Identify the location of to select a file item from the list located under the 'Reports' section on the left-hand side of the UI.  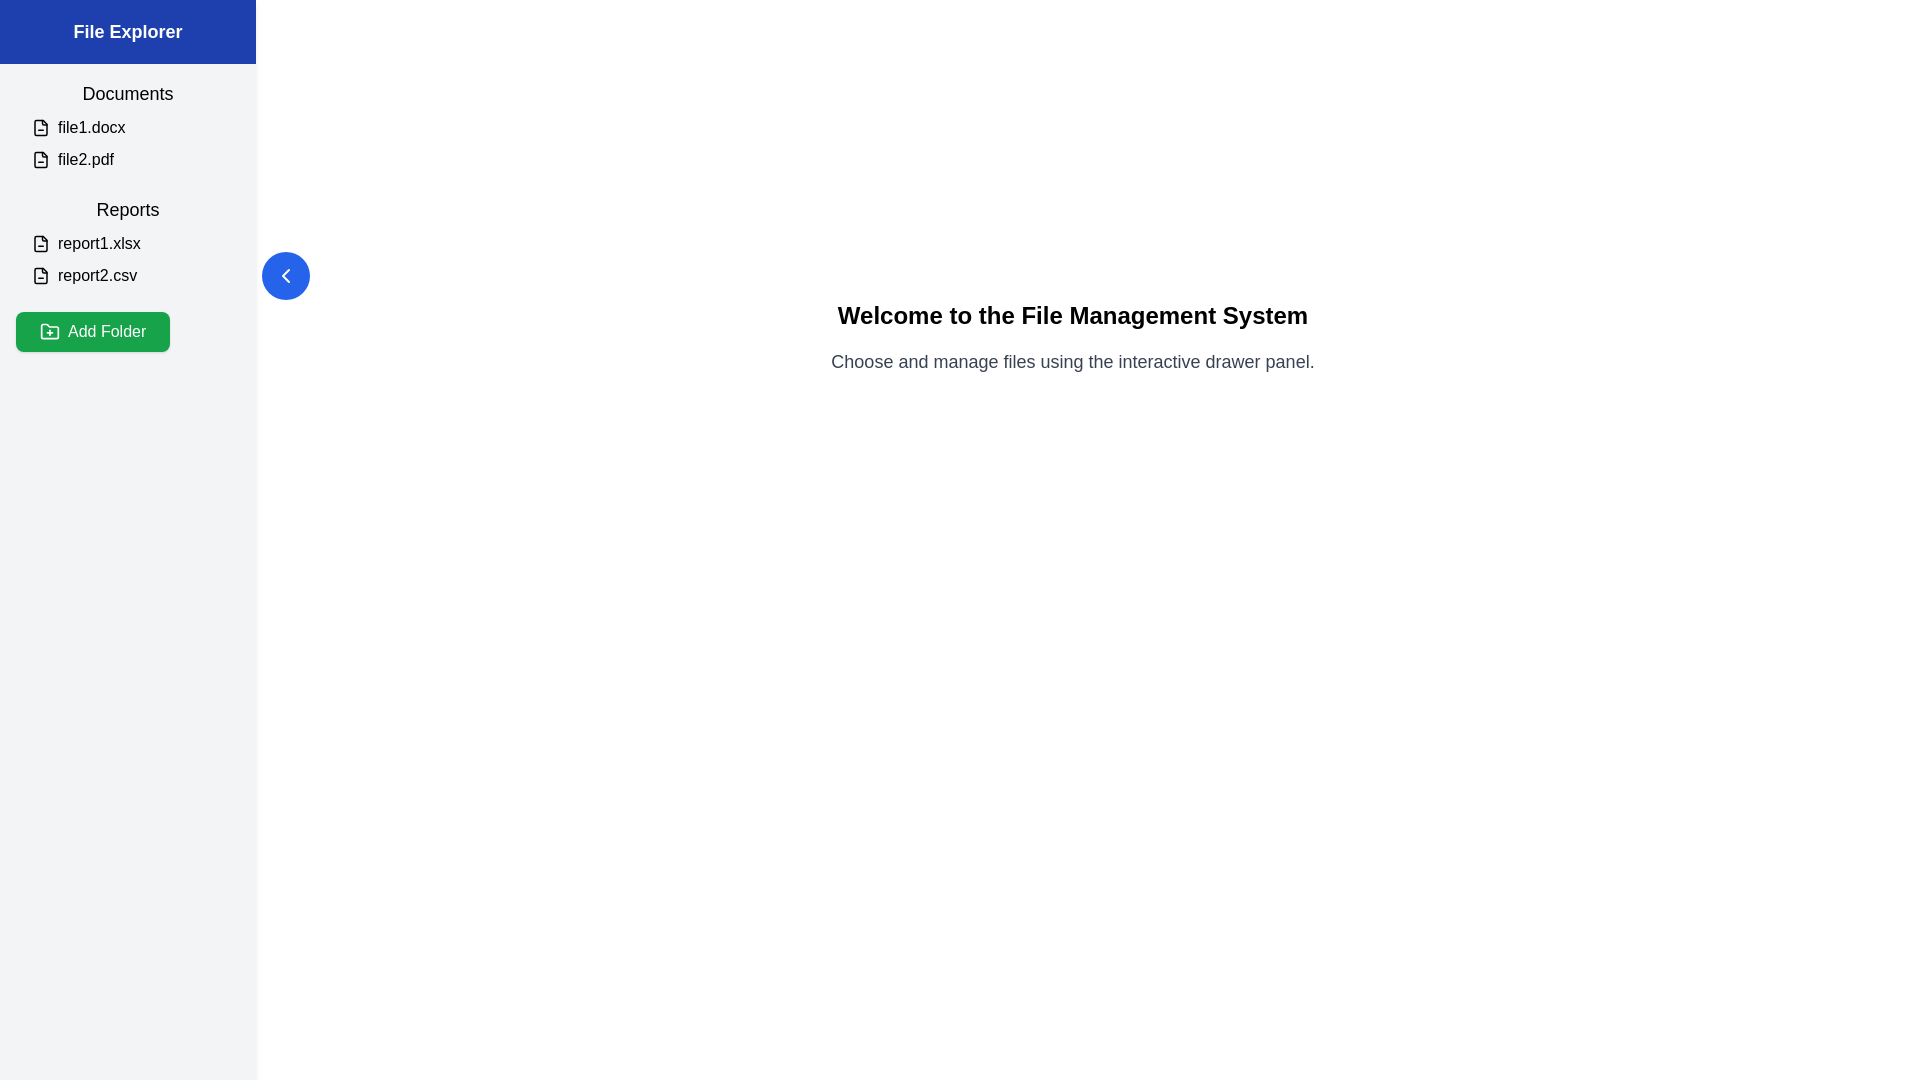
(127, 258).